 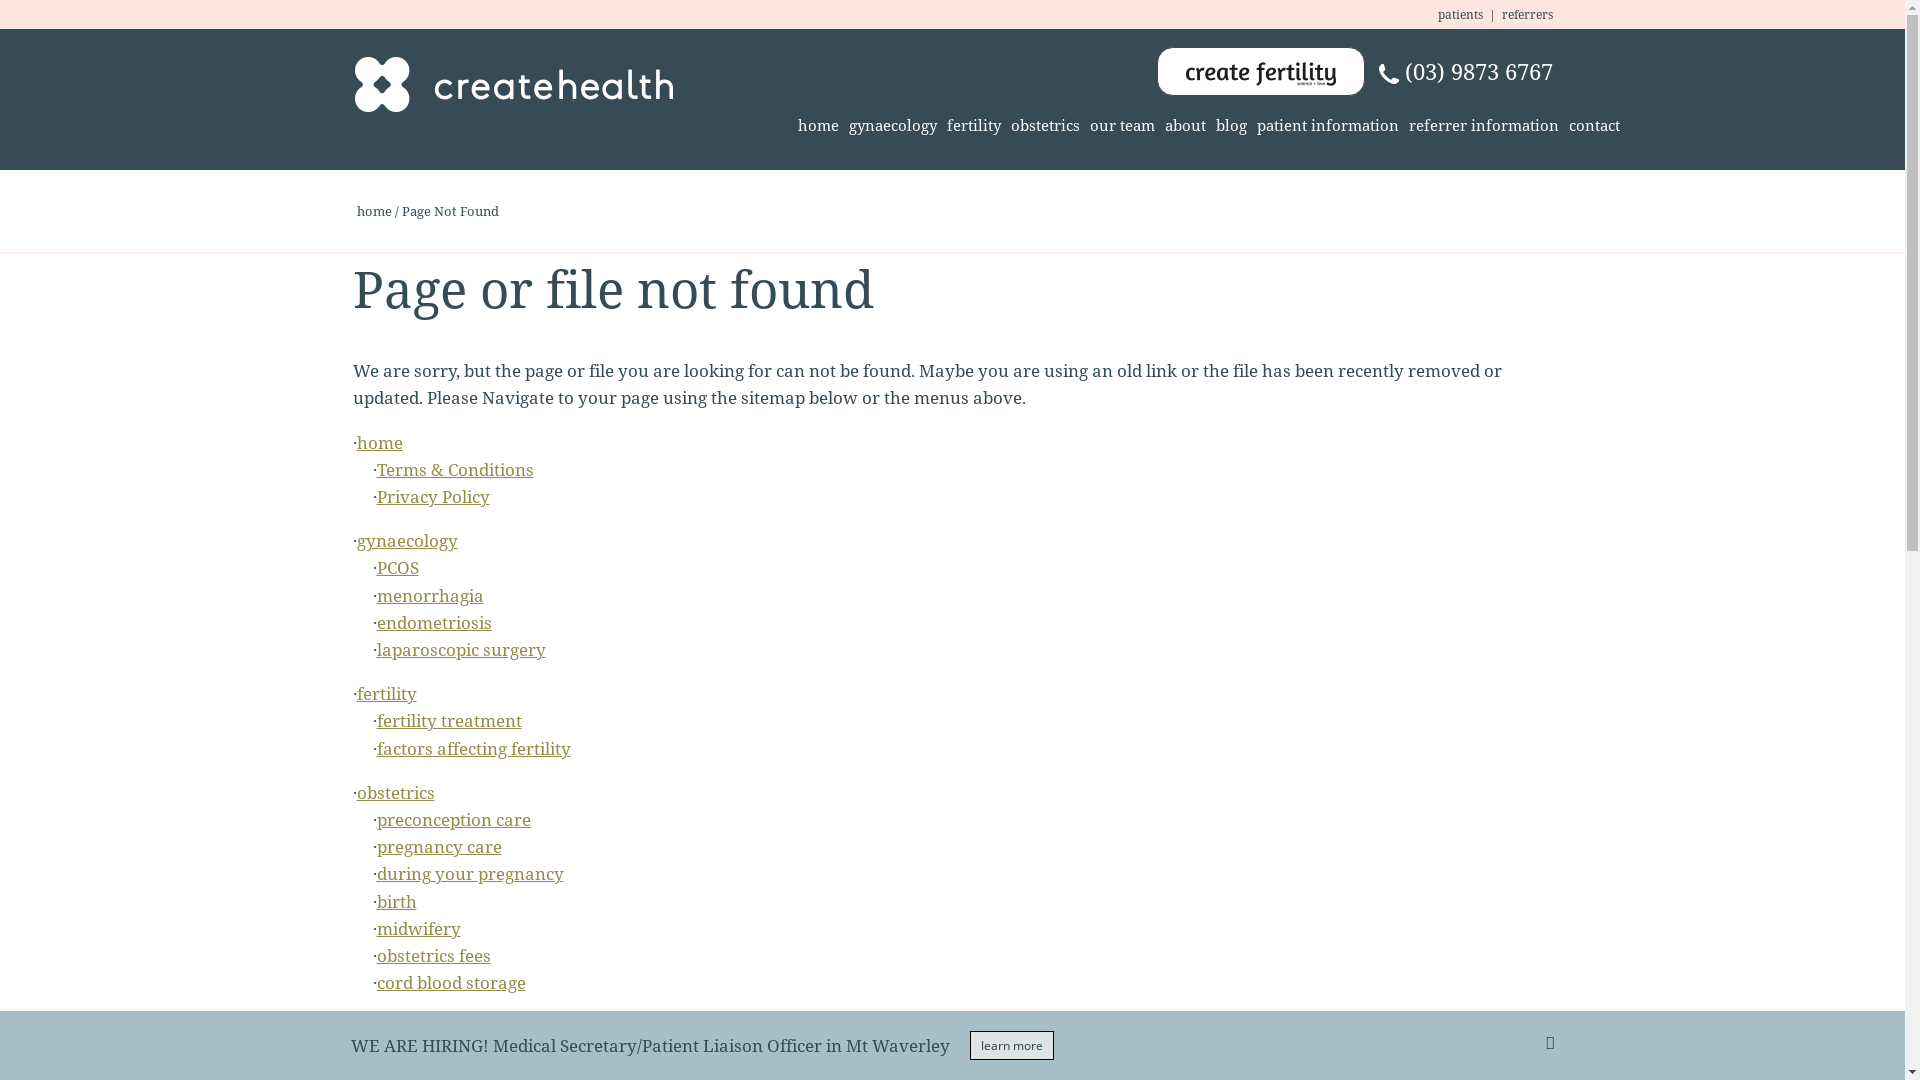 What do you see at coordinates (429, 1053) in the screenshot?
I see `'Dr Mei Cheah'` at bounding box center [429, 1053].